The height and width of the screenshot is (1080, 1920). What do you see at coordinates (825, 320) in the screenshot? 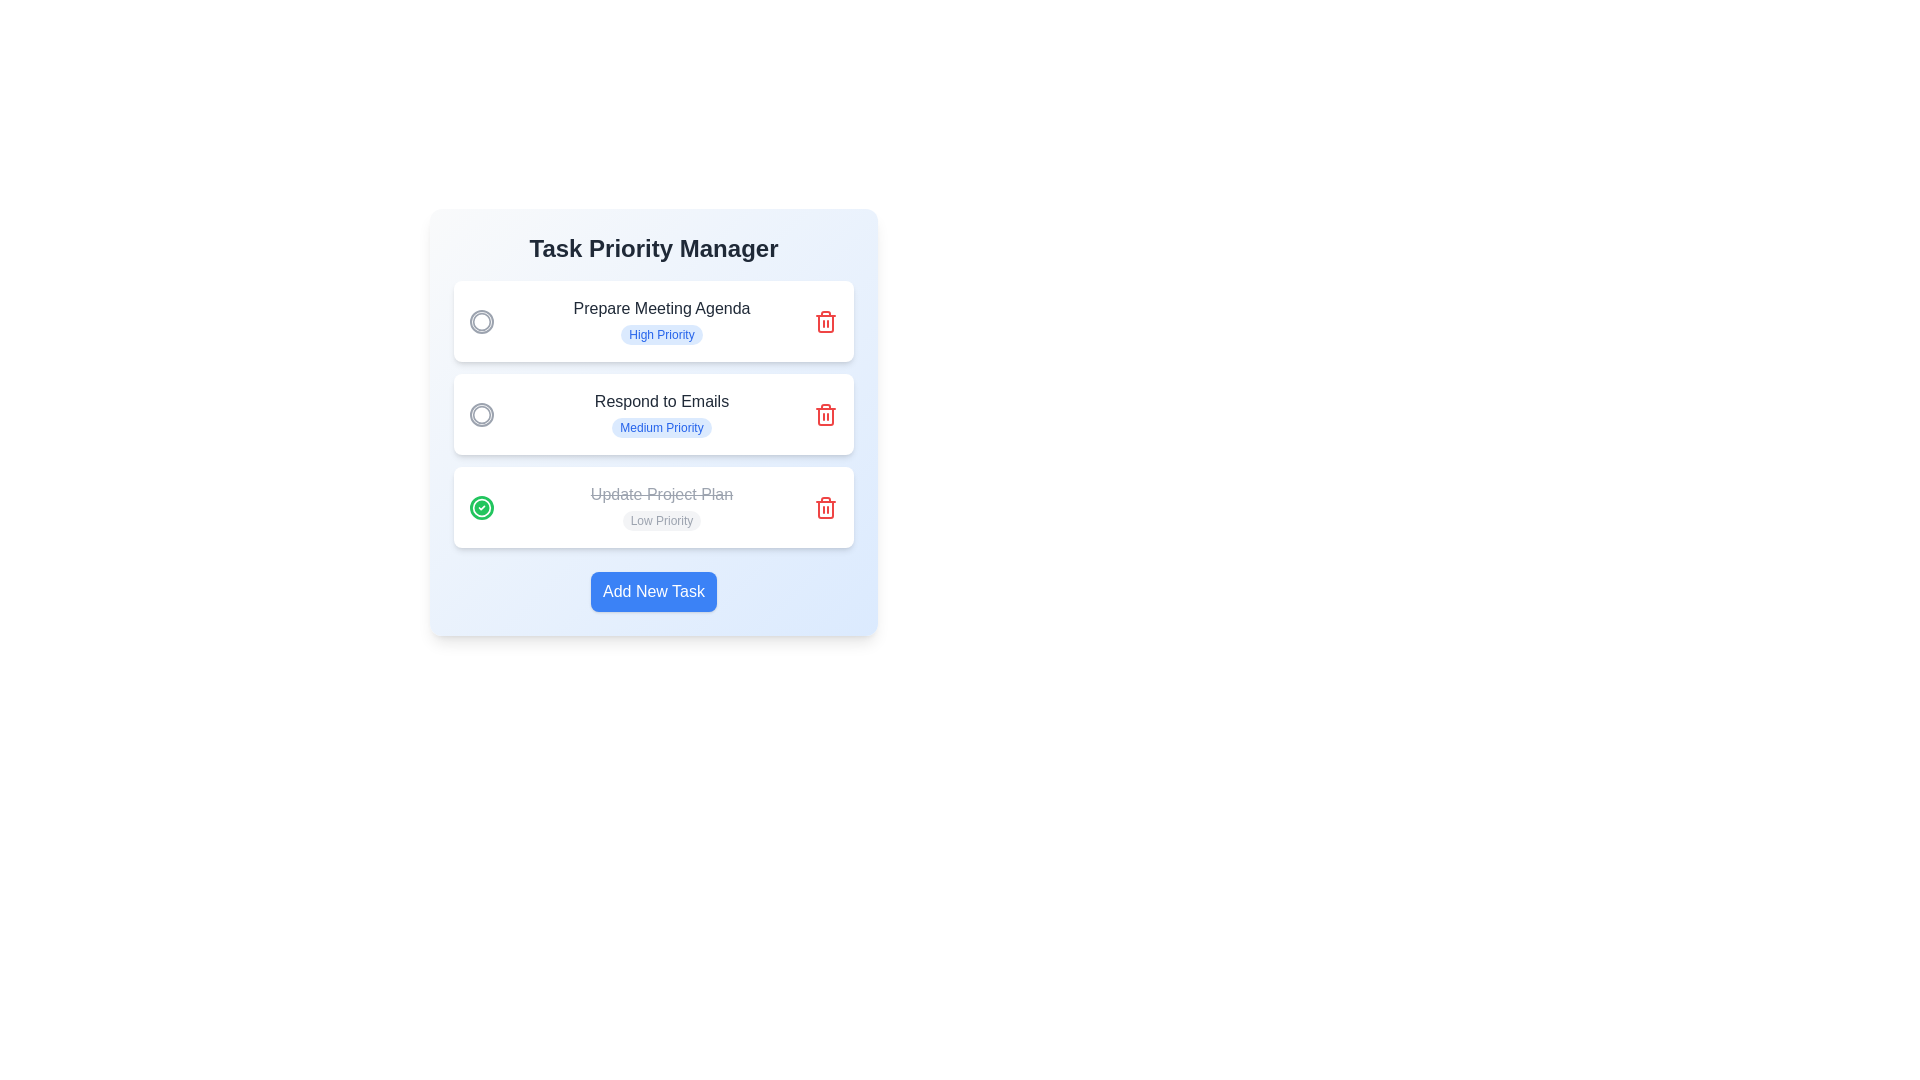
I see `the red trash bin icon` at bounding box center [825, 320].